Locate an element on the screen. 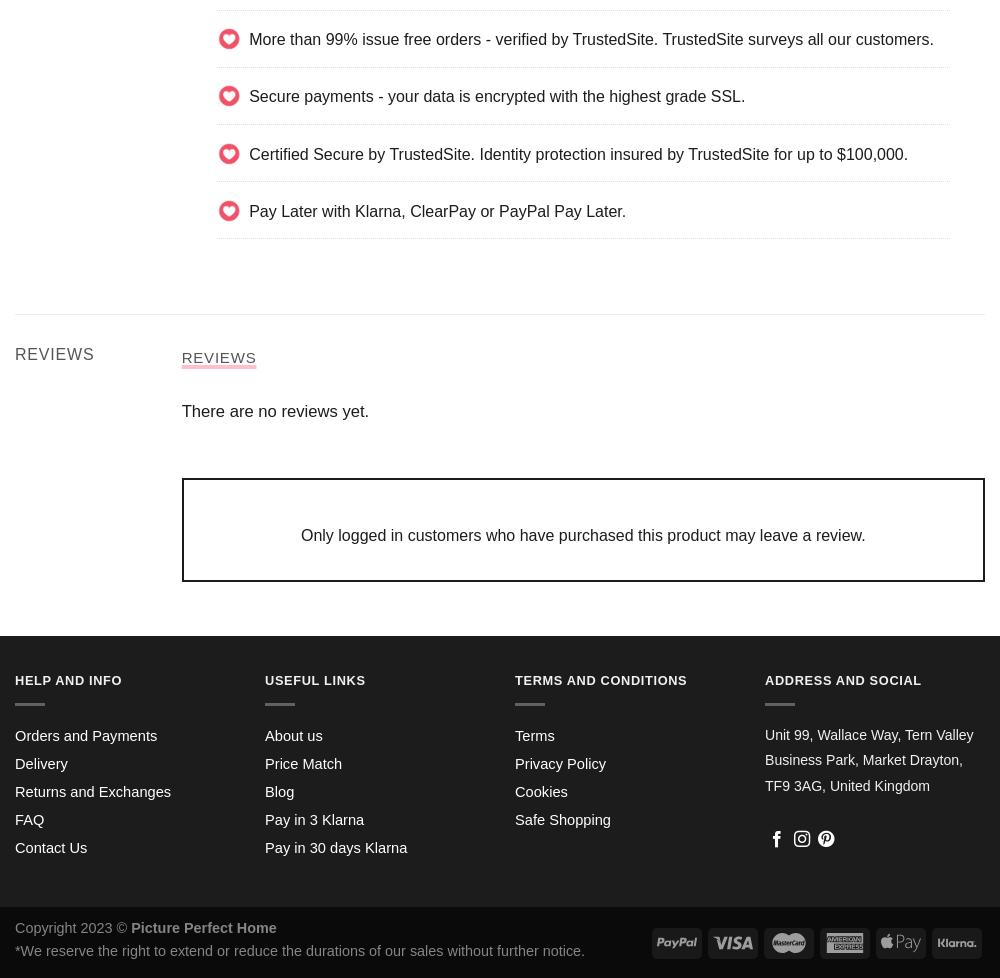  'Contact Us' is located at coordinates (51, 846).